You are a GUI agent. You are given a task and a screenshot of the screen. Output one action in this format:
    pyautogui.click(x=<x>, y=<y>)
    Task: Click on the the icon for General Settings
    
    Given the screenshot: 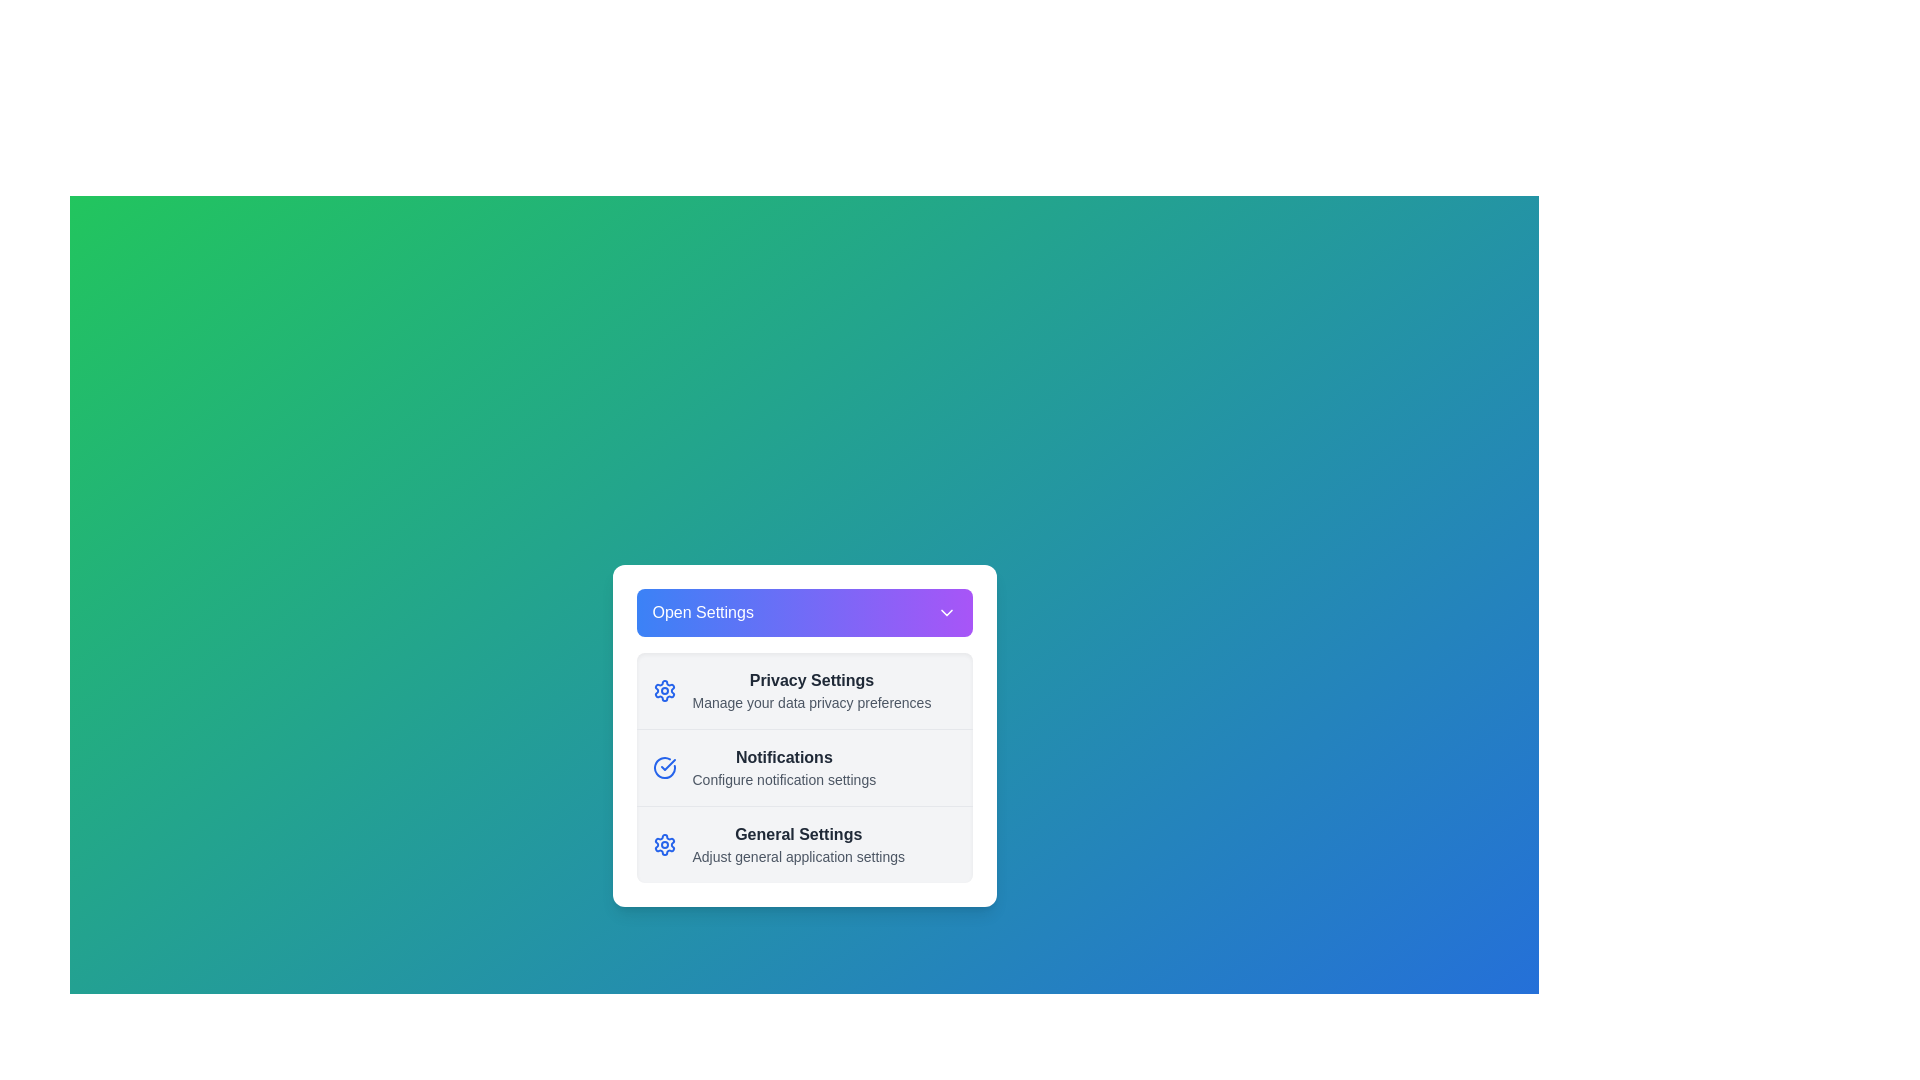 What is the action you would take?
    pyautogui.click(x=664, y=844)
    